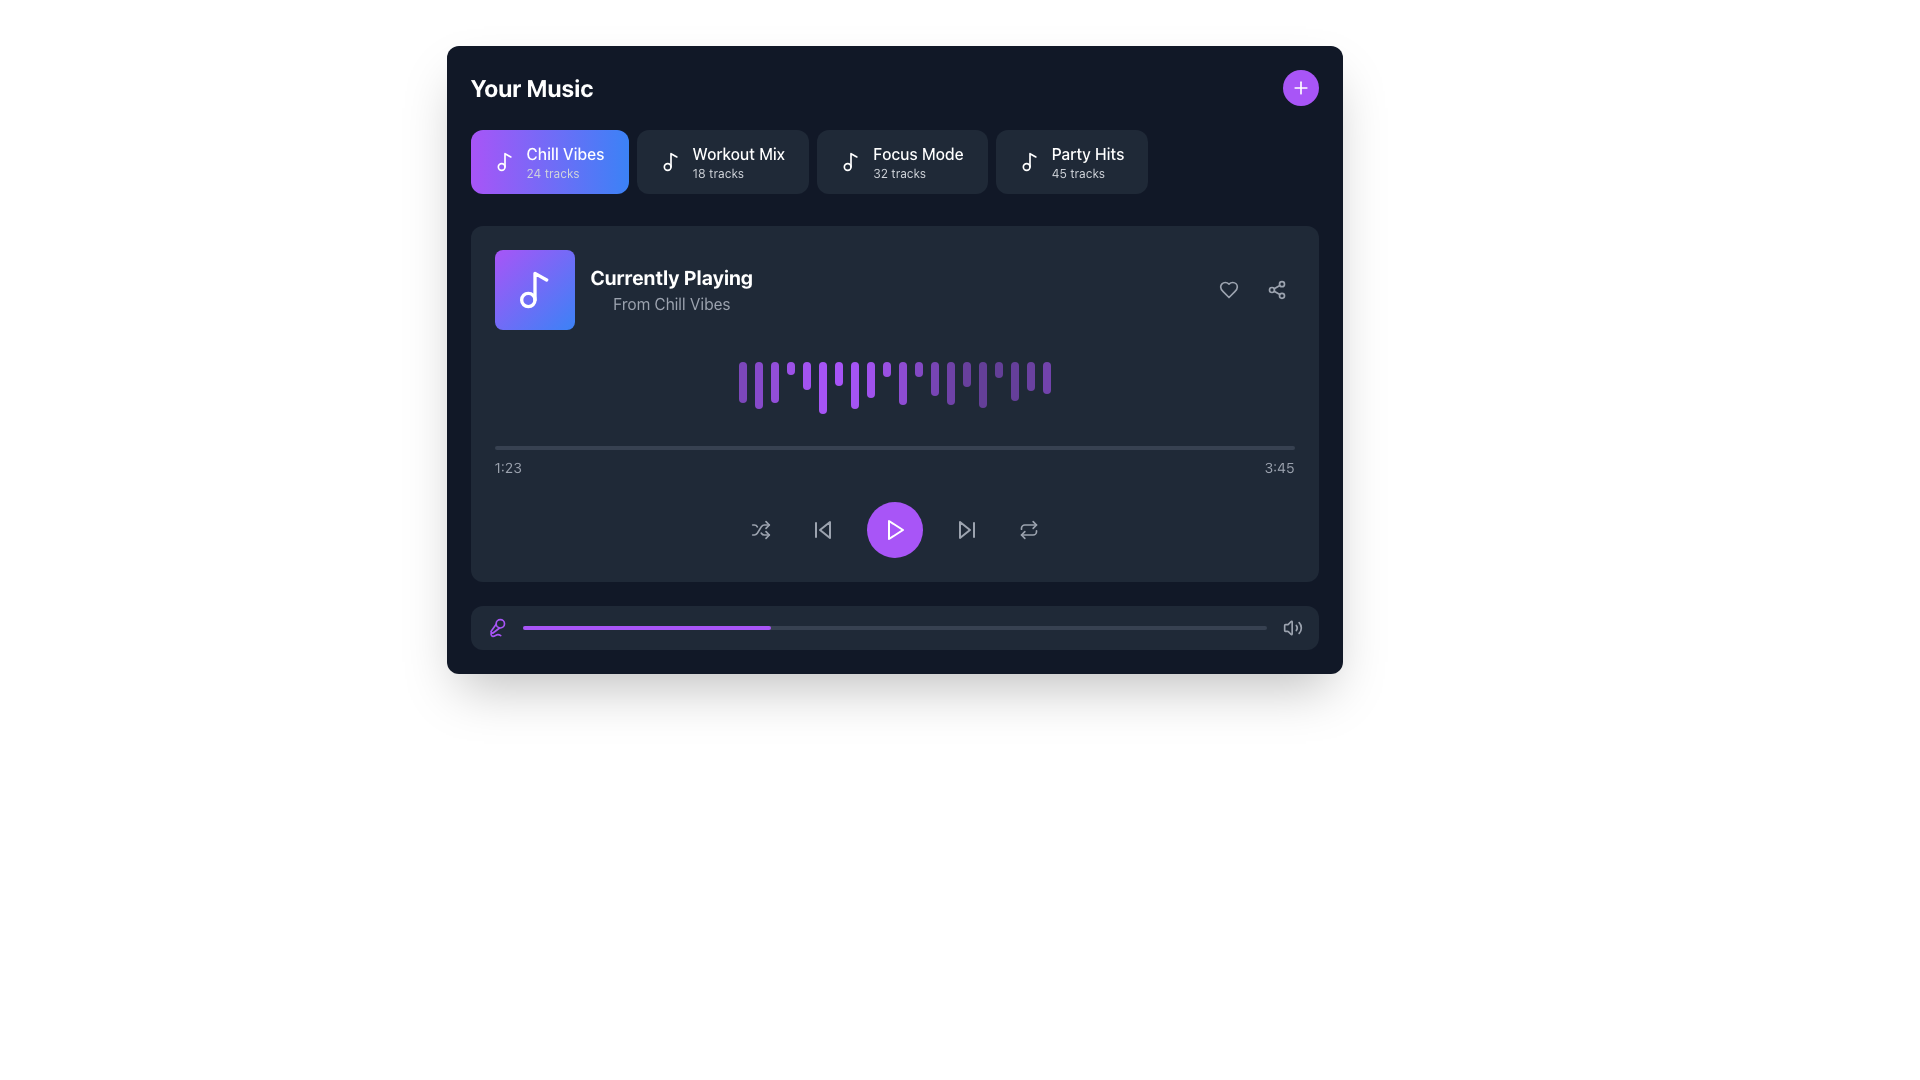  Describe the element at coordinates (757, 385) in the screenshot. I see `the animation change of the second vertical bar in the real-time visualization section of the music player interface` at that location.